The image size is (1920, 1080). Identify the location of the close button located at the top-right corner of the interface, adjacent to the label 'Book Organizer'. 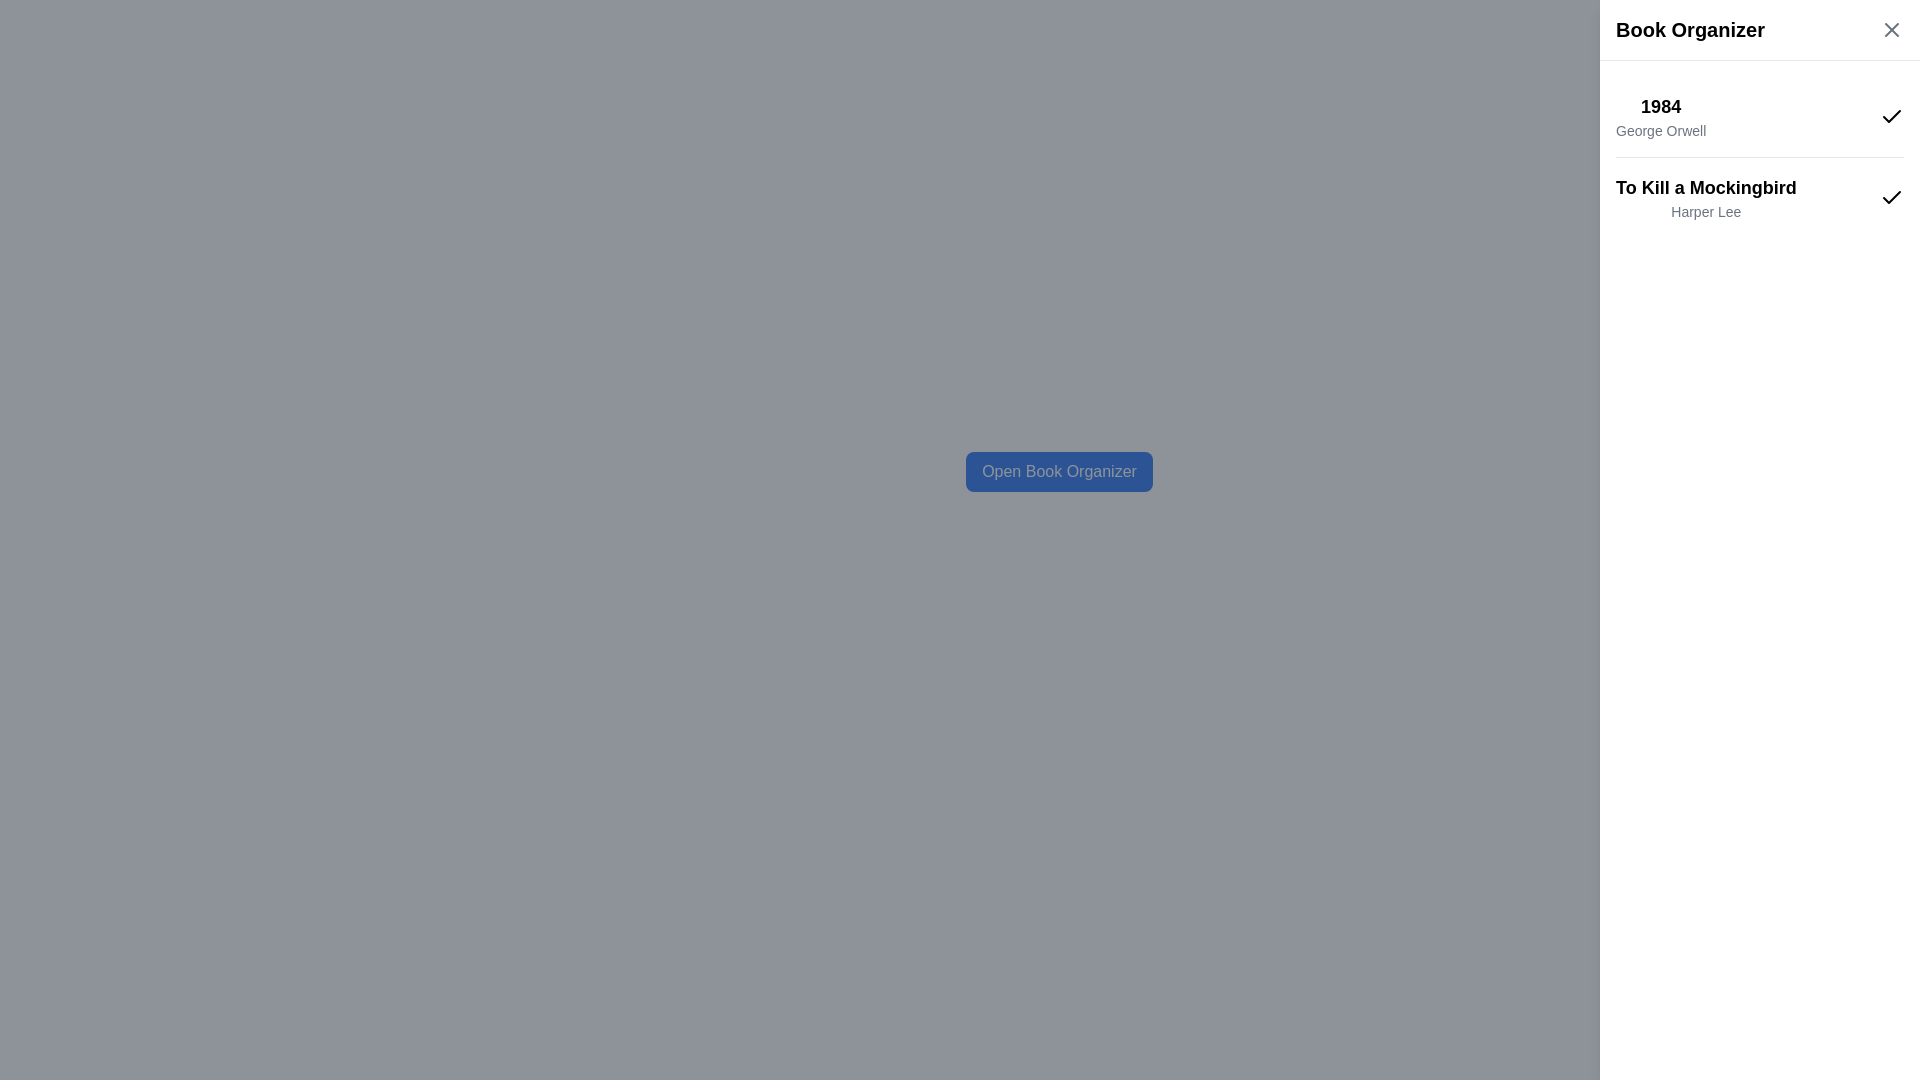
(1890, 30).